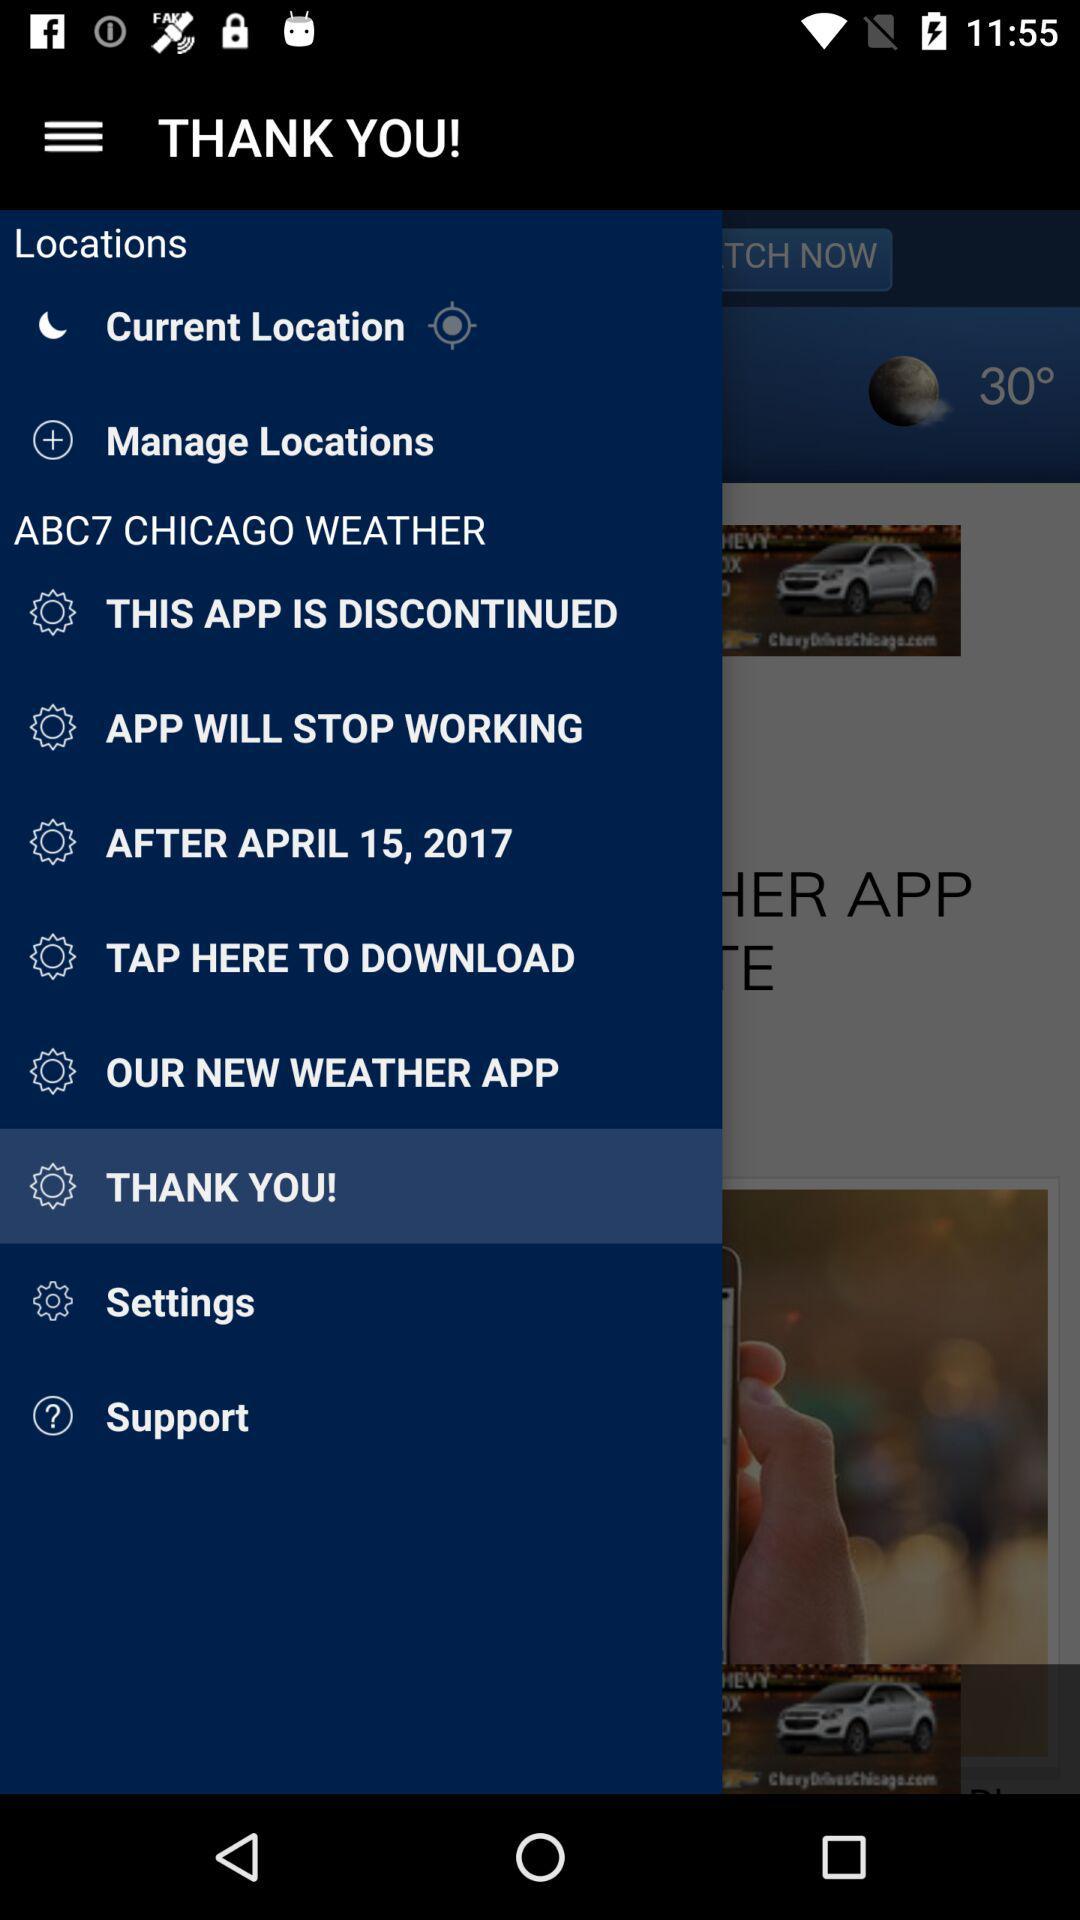  I want to click on home button, so click(72, 135).